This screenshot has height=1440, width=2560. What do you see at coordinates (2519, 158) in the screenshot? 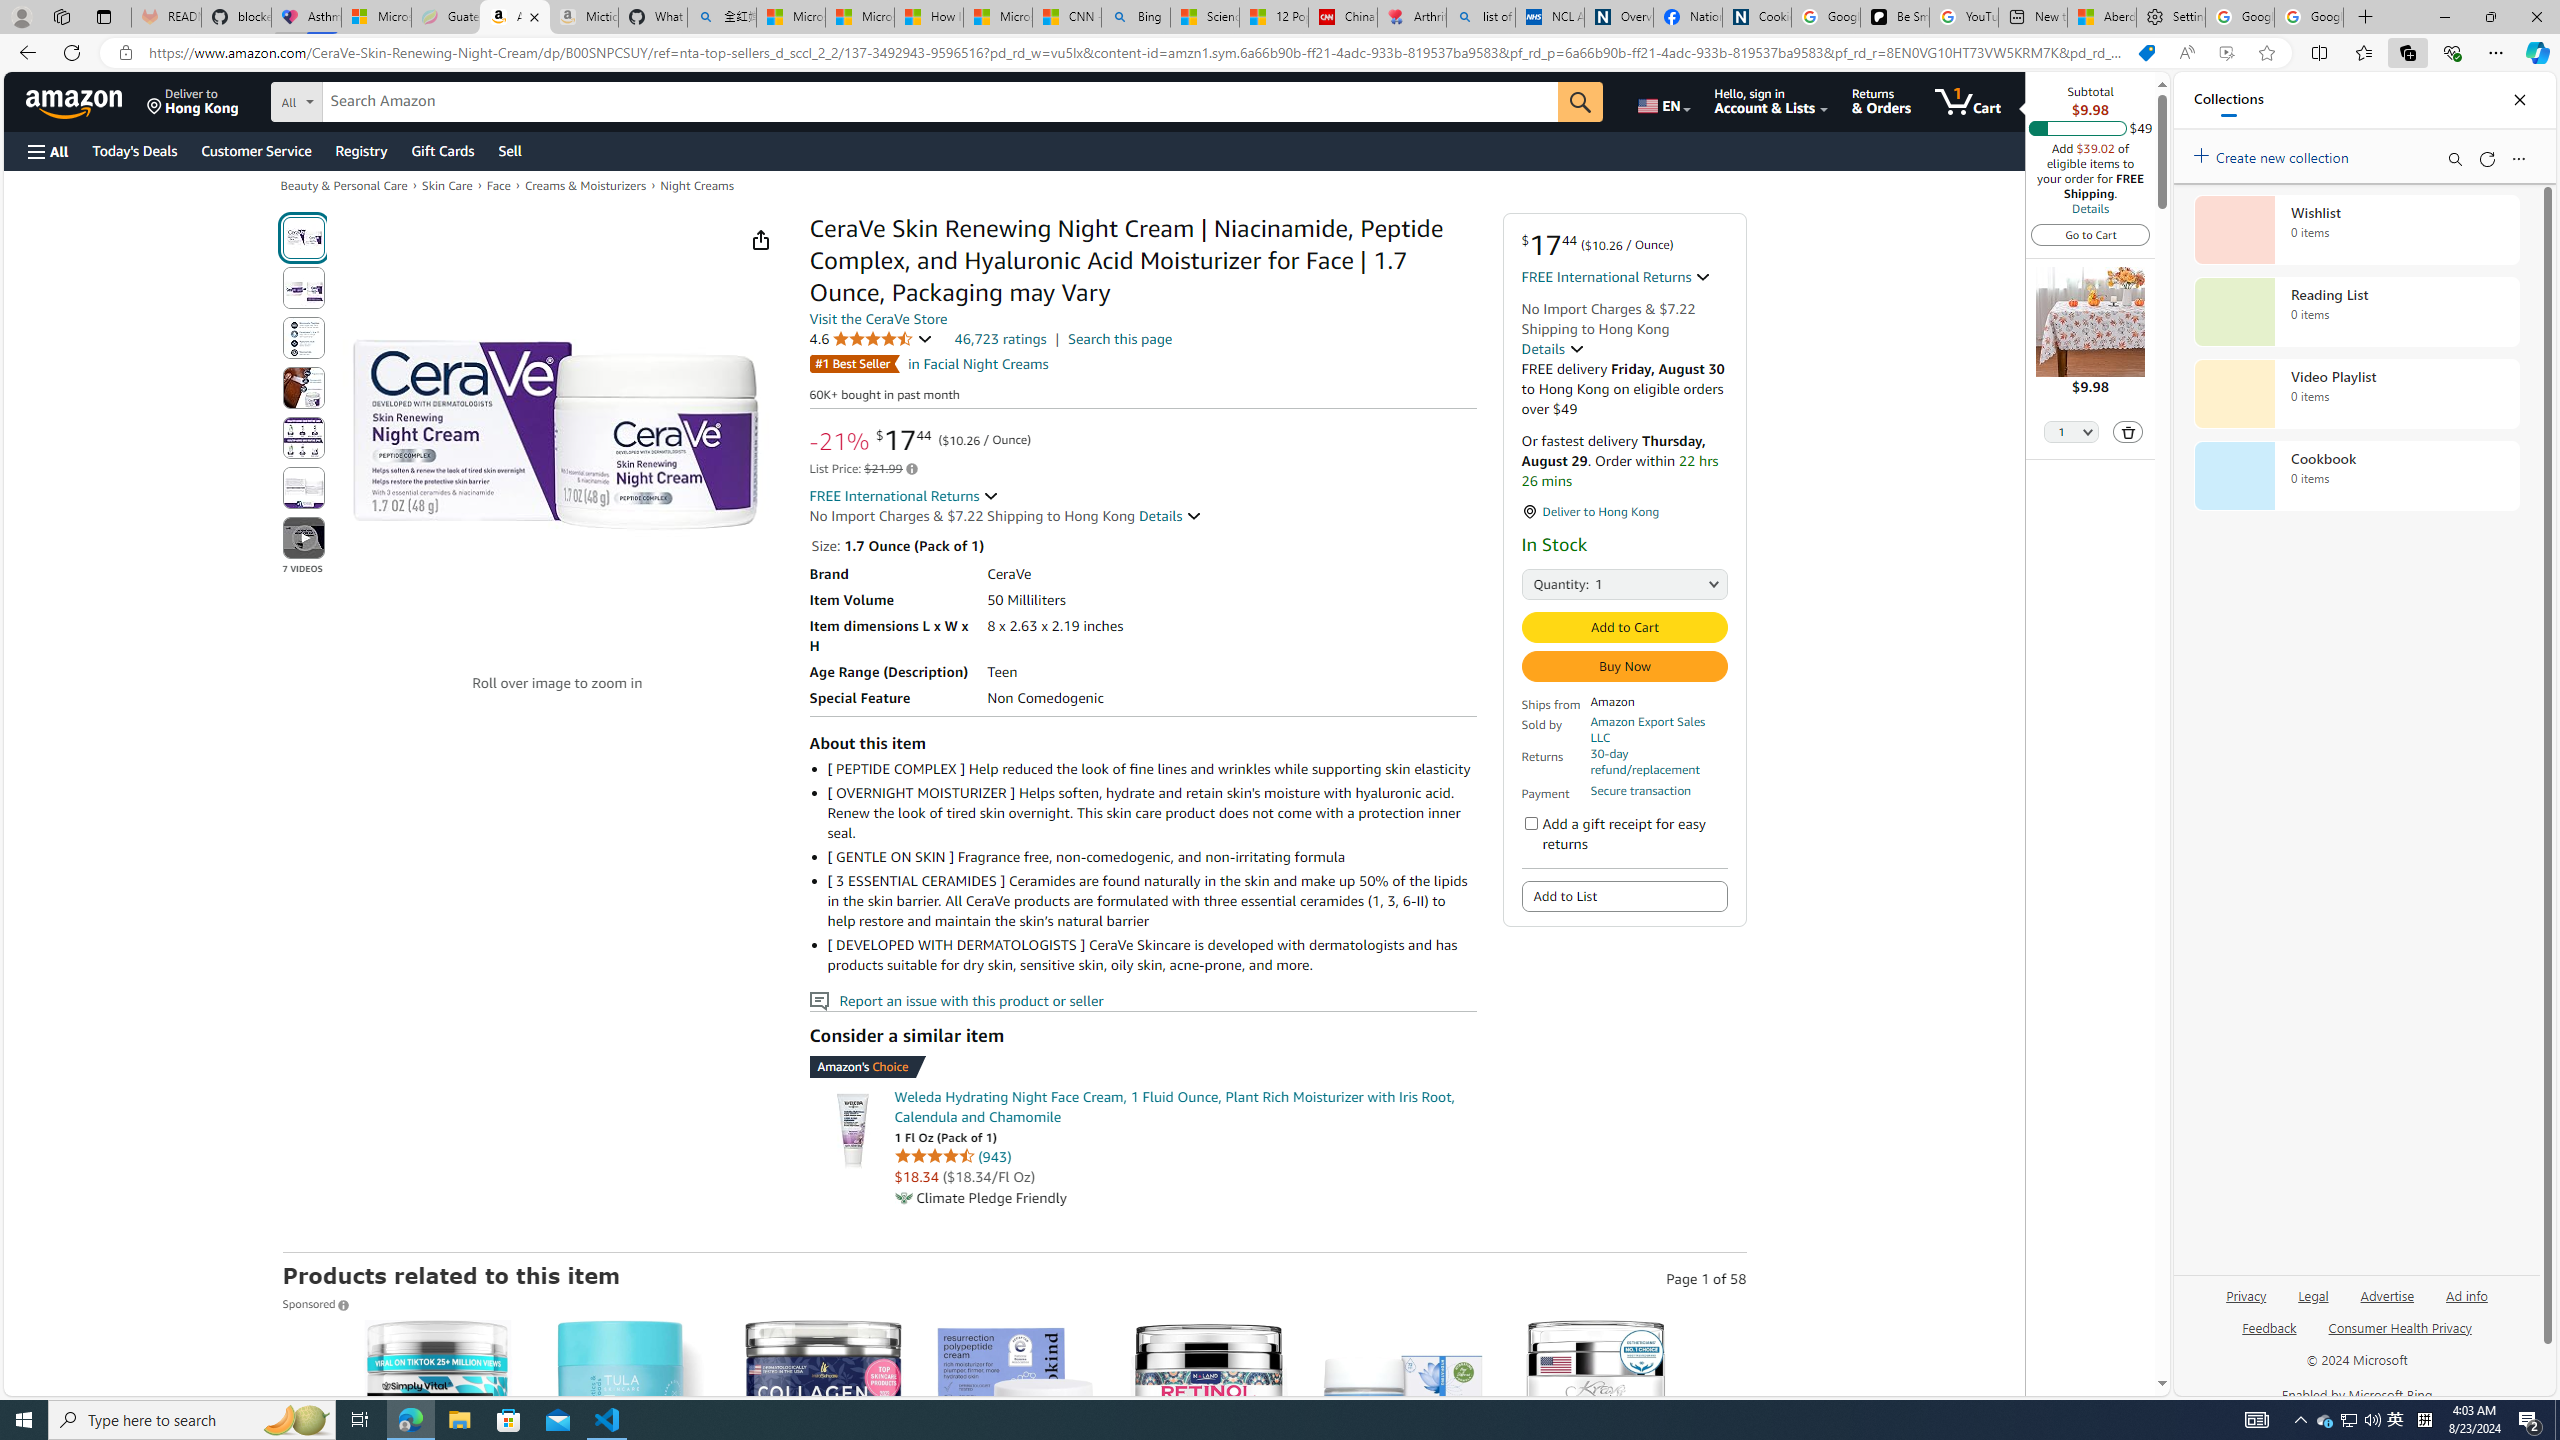
I see `'More options menu'` at bounding box center [2519, 158].